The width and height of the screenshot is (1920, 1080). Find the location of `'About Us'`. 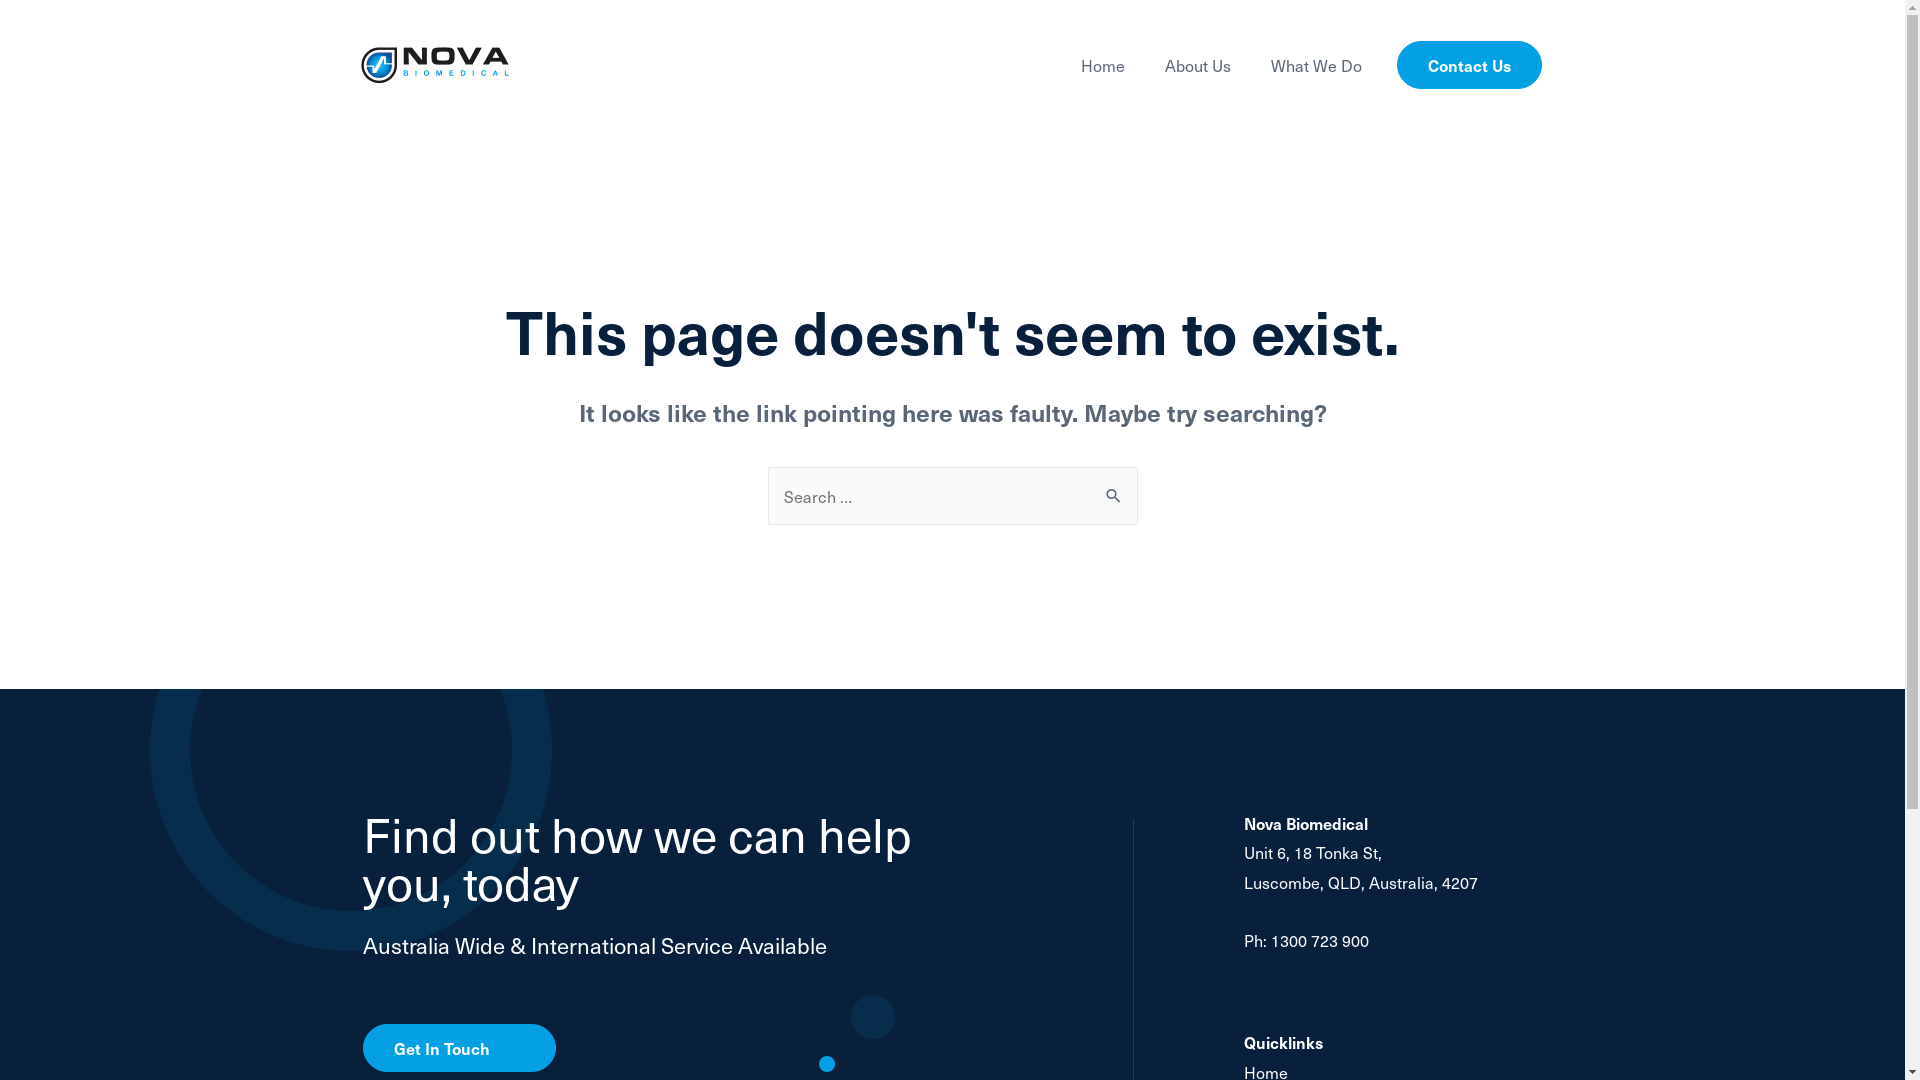

'About Us' is located at coordinates (1198, 64).